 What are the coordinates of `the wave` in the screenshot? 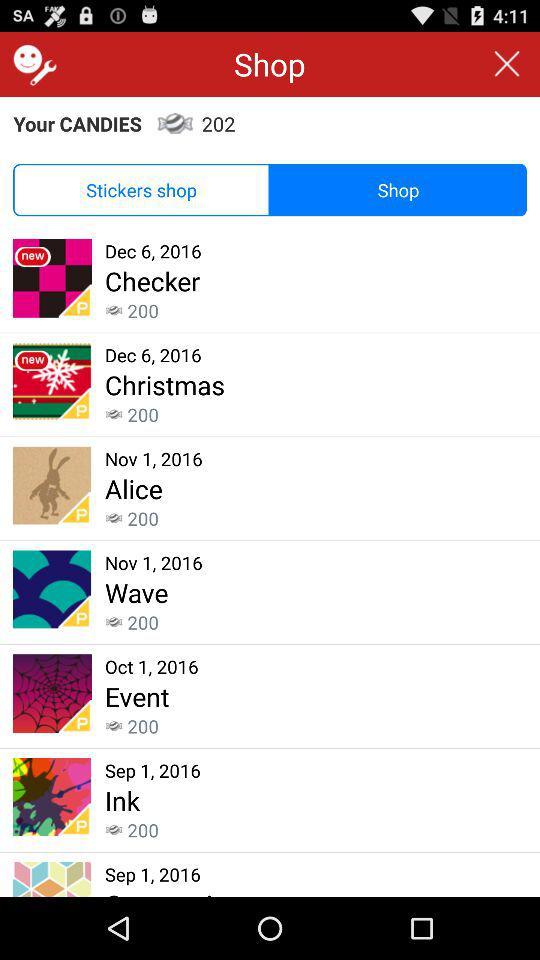 It's located at (135, 592).